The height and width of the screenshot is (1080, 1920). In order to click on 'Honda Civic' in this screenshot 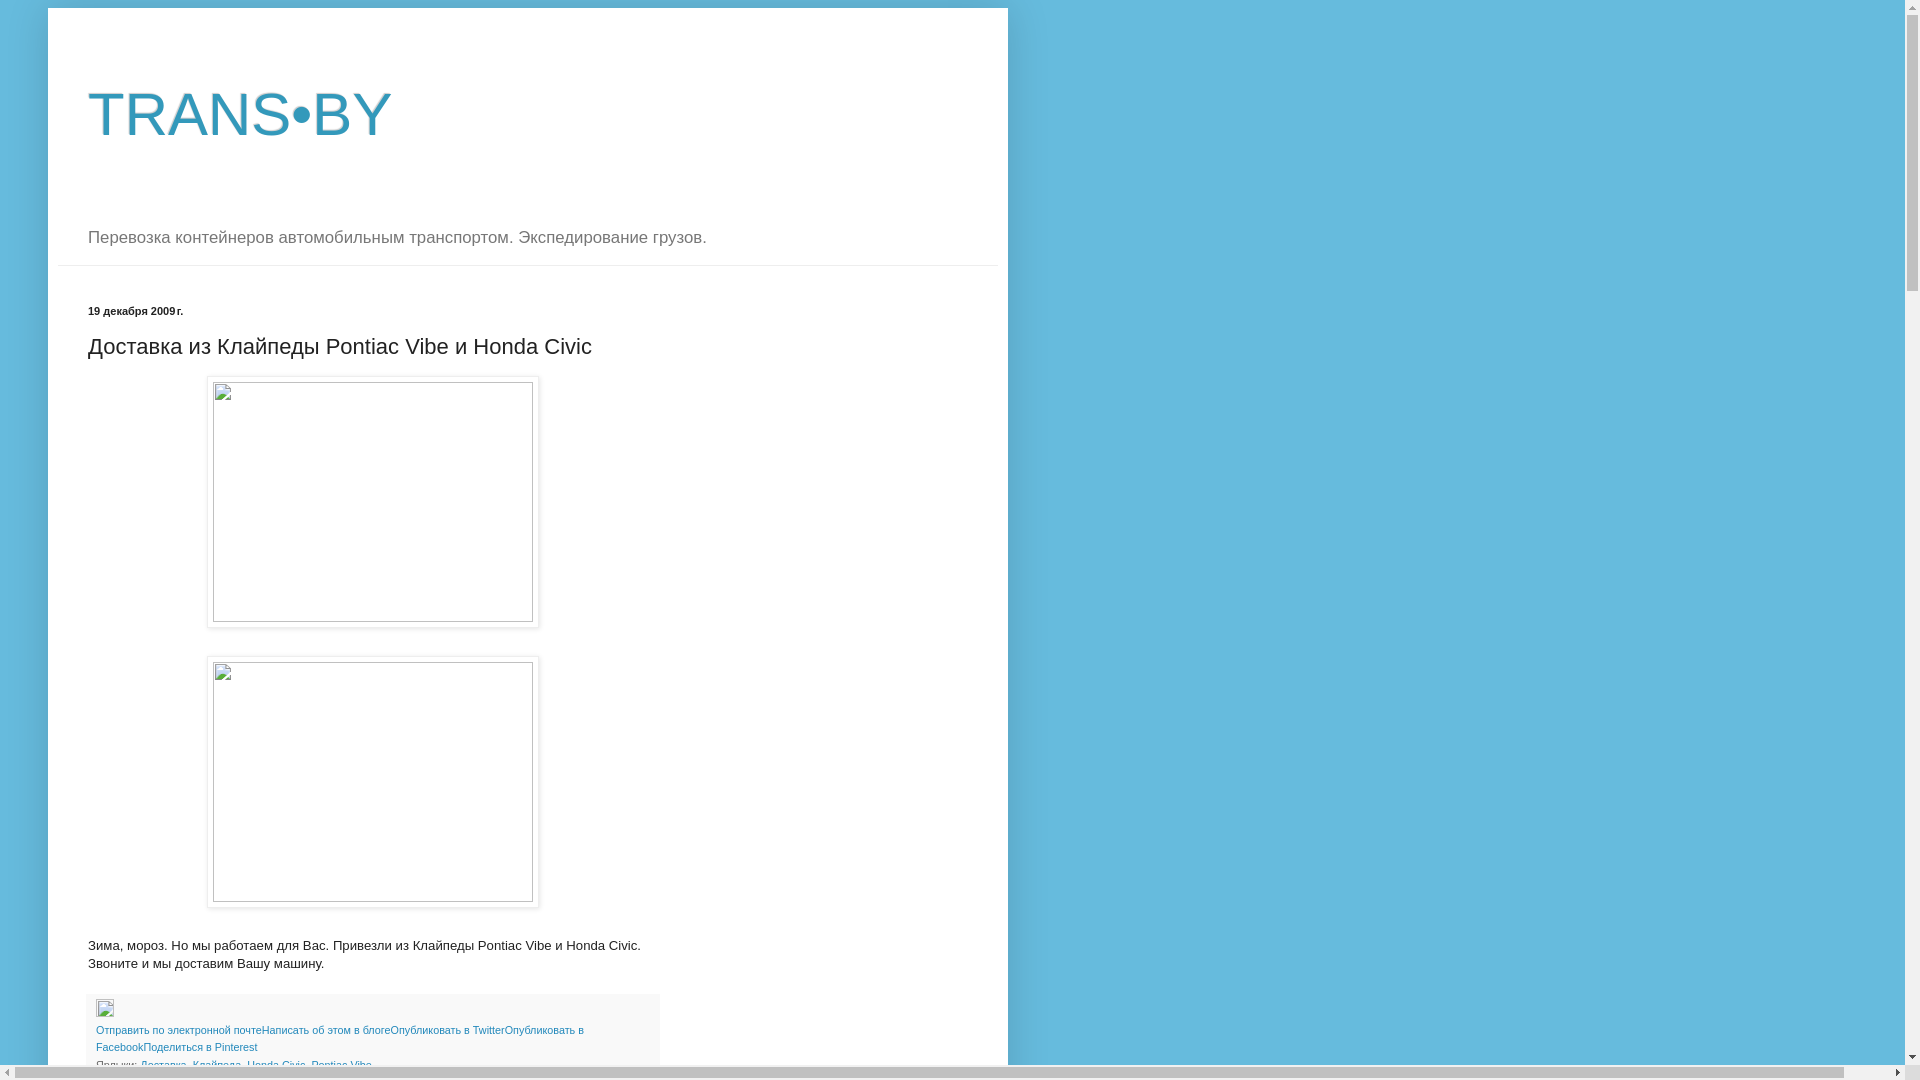, I will do `click(274, 1063)`.